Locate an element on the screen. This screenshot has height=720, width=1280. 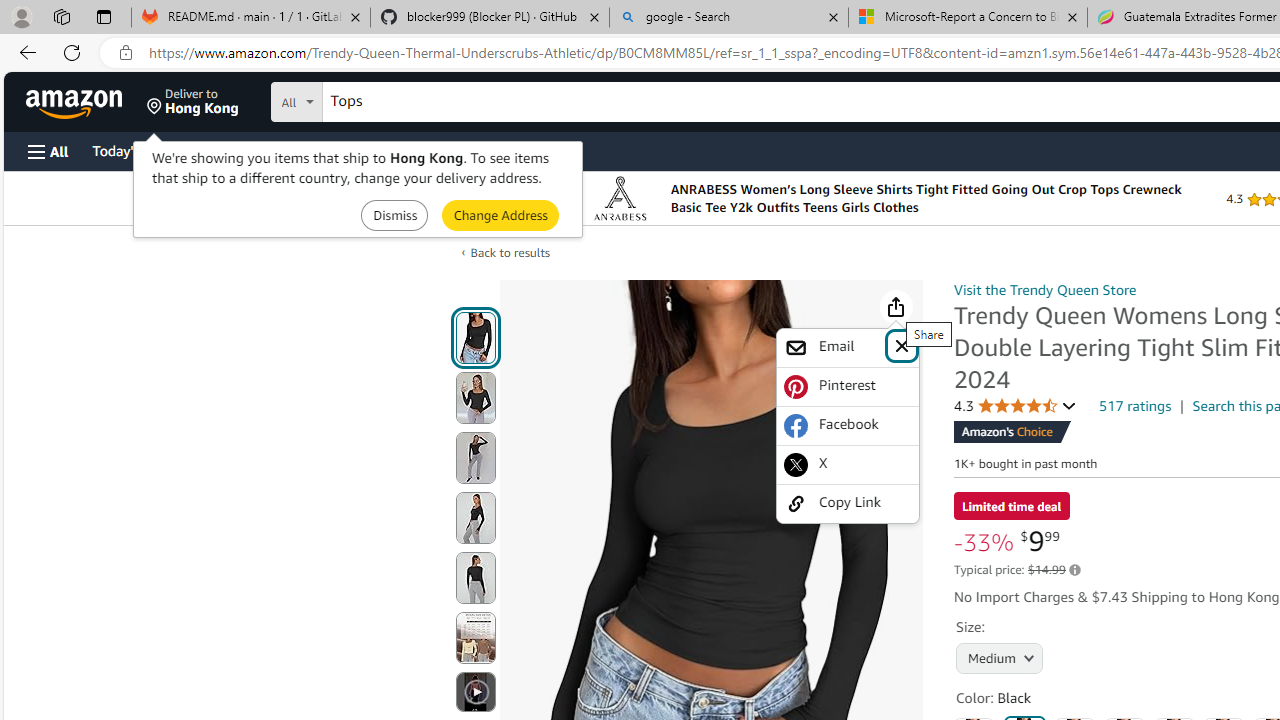
'Deliver to Hong Kong' is located at coordinates (193, 101).